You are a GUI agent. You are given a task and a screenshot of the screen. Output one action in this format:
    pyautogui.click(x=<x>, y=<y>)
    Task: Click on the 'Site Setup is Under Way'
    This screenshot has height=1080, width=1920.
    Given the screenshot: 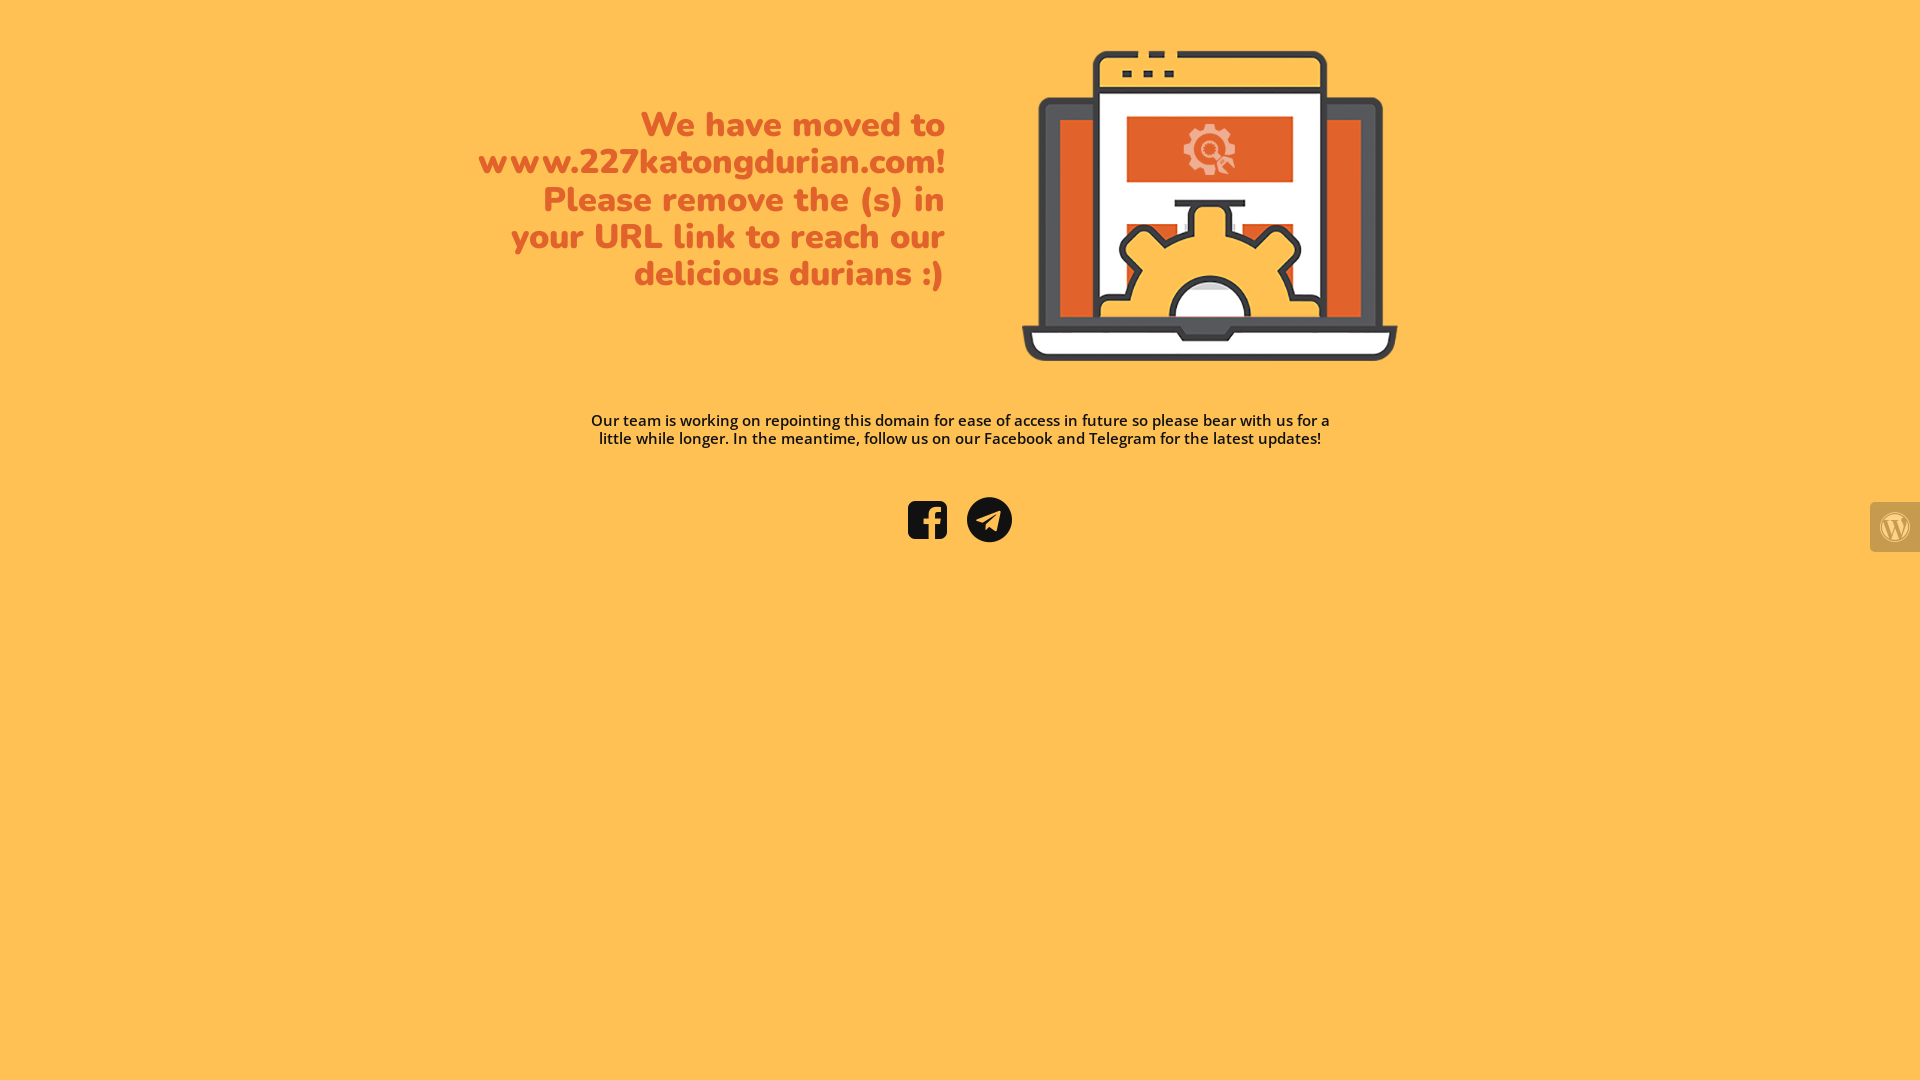 What is the action you would take?
    pyautogui.click(x=1208, y=205)
    